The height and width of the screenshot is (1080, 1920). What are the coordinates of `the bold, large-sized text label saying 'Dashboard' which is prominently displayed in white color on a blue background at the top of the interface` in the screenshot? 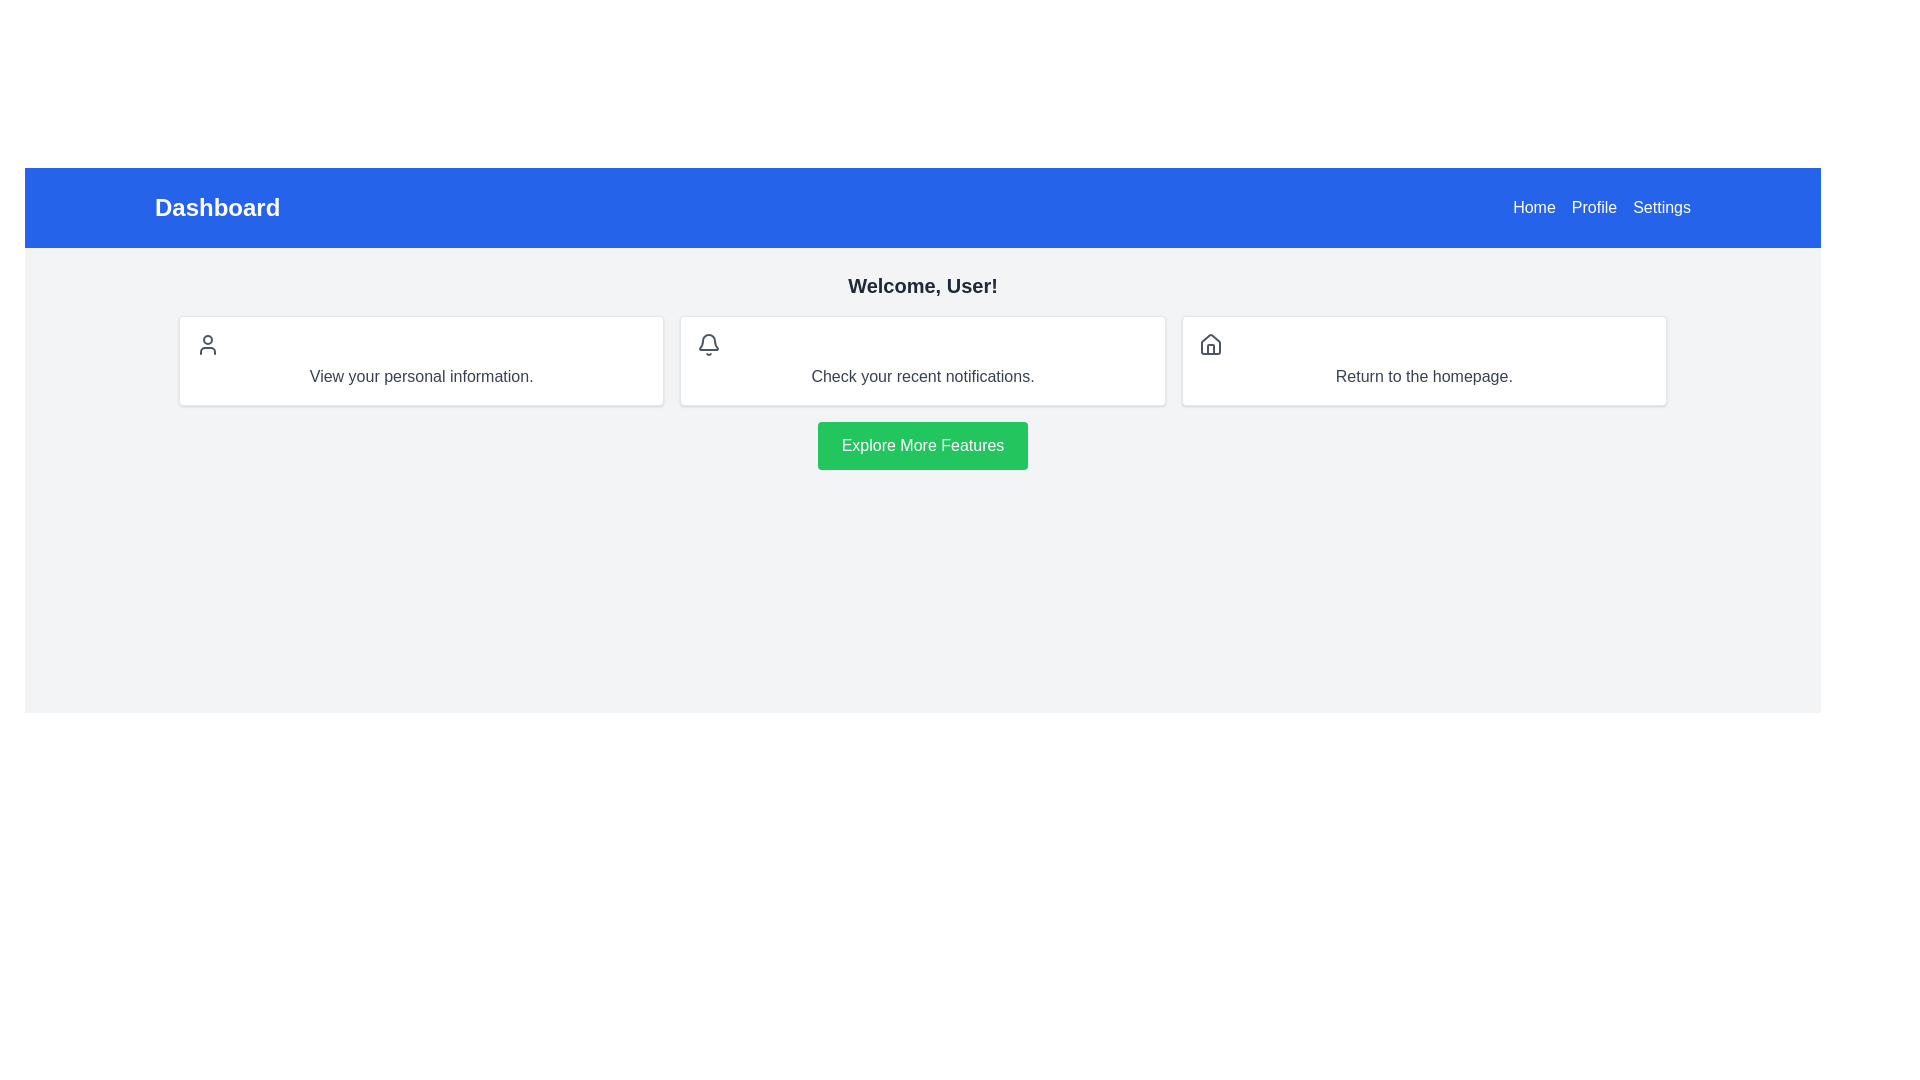 It's located at (217, 208).